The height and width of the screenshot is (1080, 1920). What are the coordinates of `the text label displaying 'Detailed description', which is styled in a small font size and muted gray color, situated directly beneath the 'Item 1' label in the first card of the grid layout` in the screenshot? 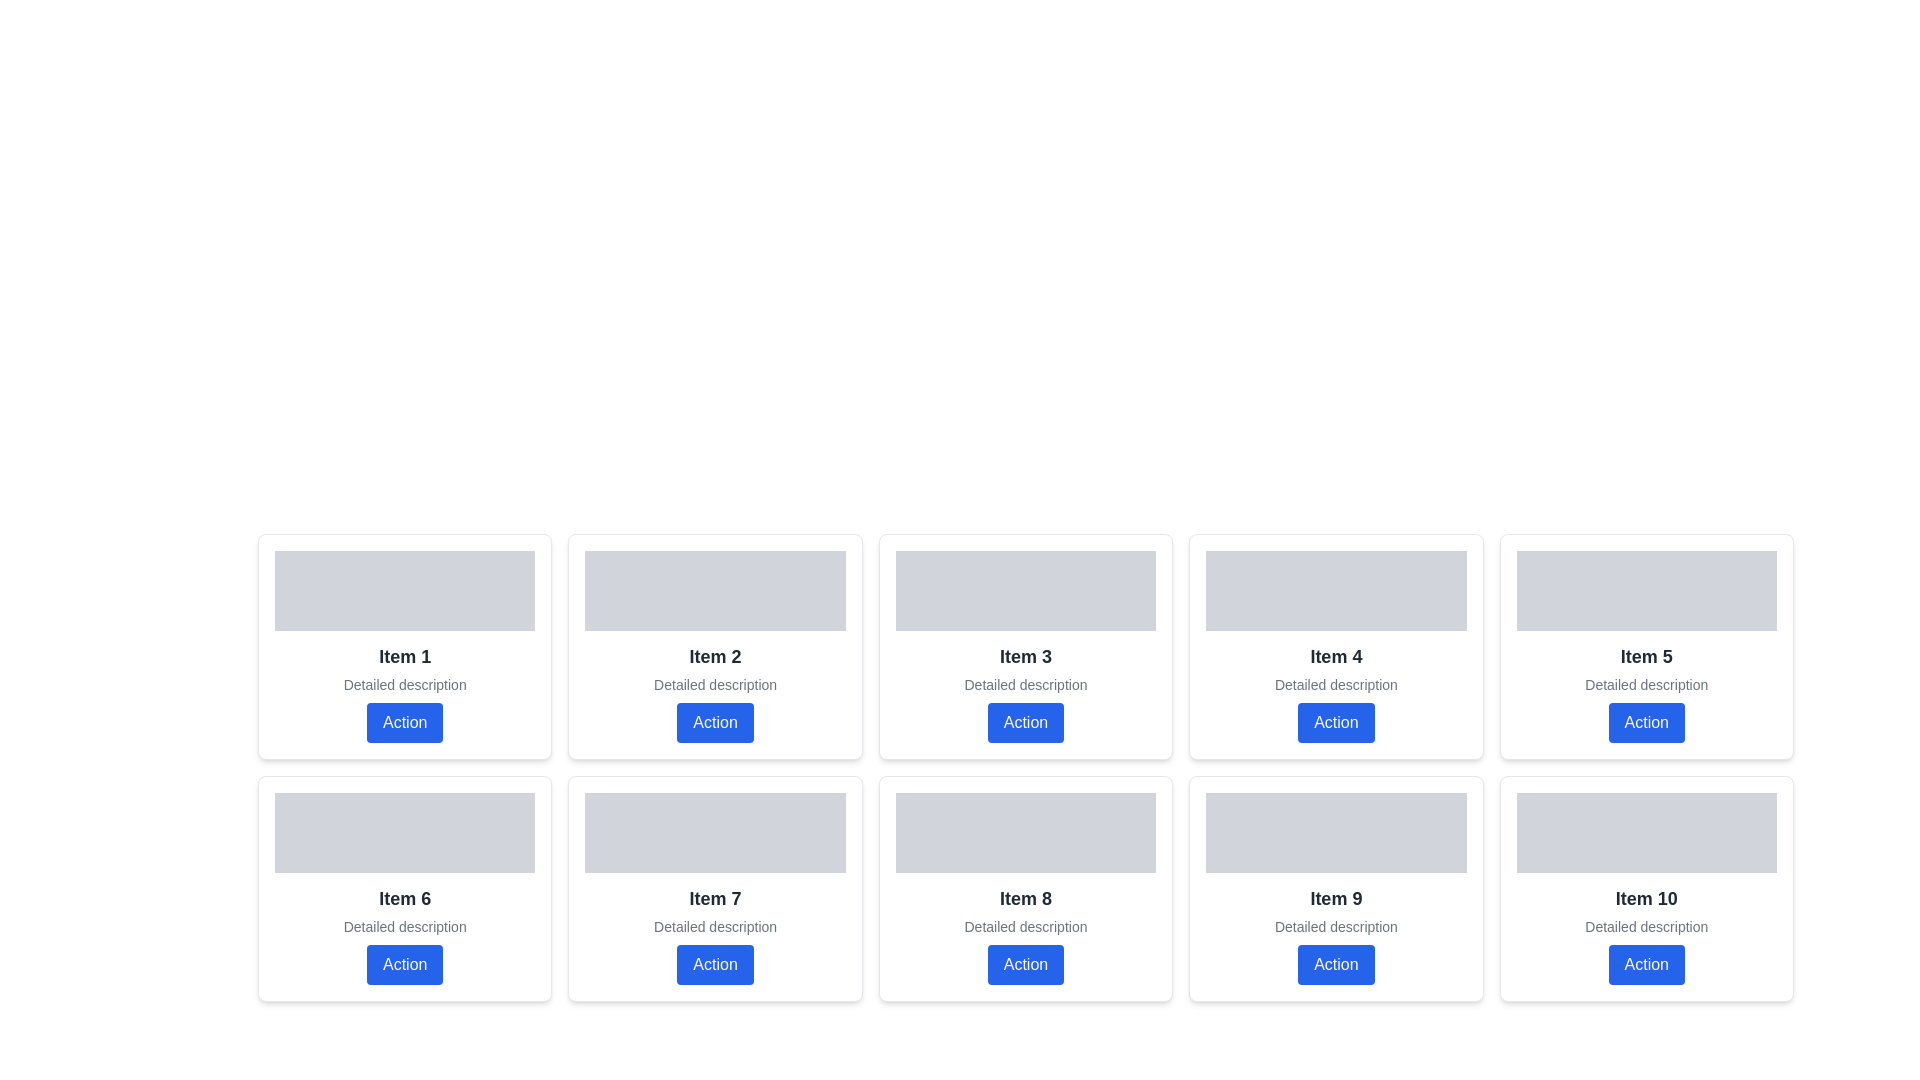 It's located at (404, 684).